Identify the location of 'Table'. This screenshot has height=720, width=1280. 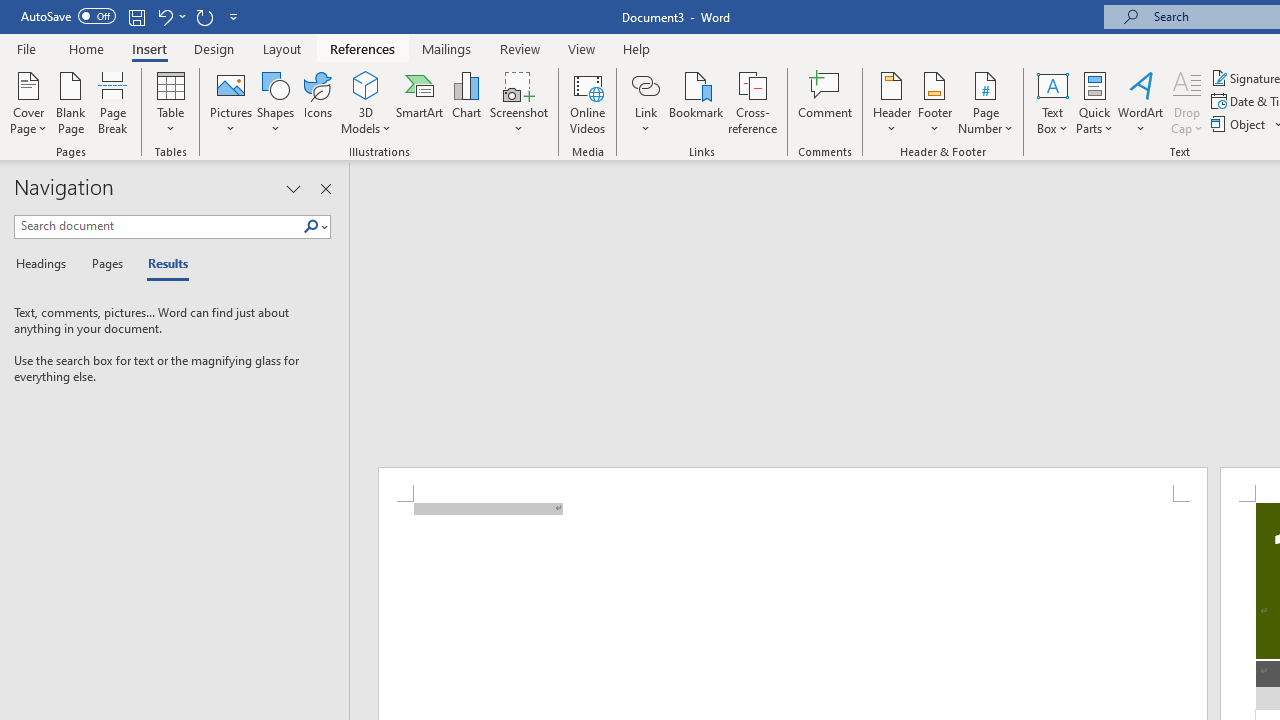
(170, 103).